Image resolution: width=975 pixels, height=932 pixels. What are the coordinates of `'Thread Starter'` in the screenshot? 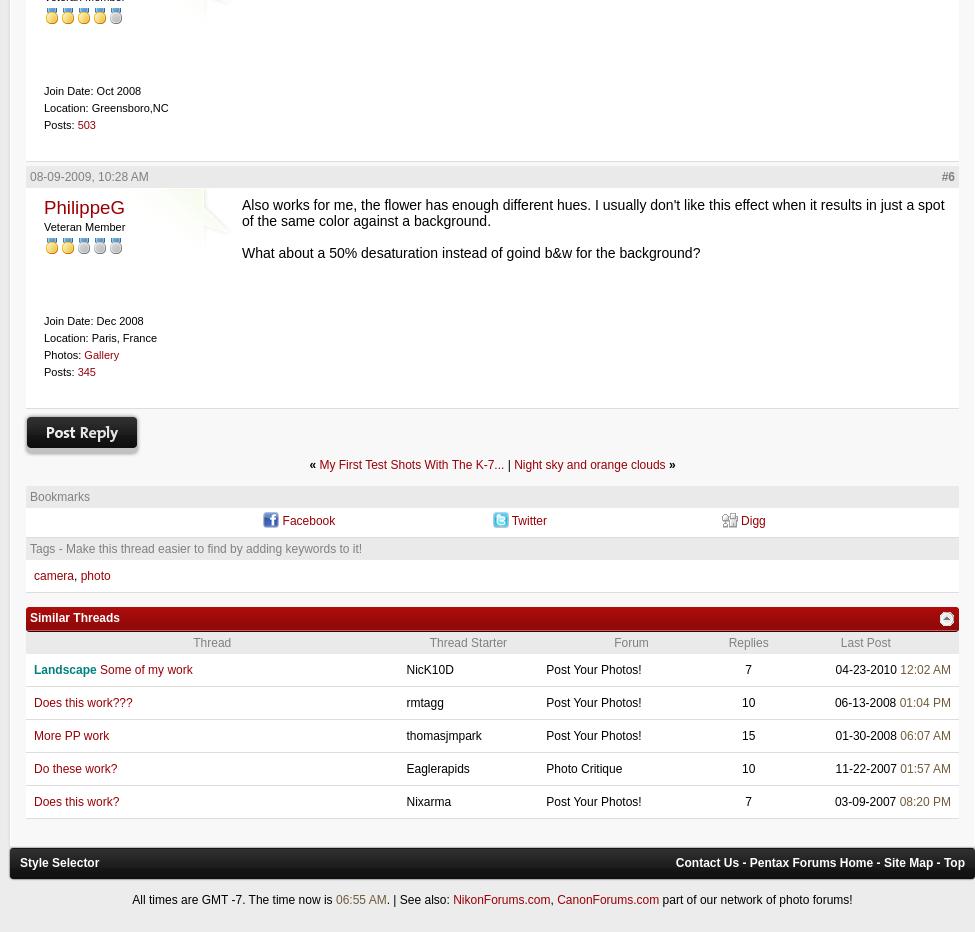 It's located at (468, 642).